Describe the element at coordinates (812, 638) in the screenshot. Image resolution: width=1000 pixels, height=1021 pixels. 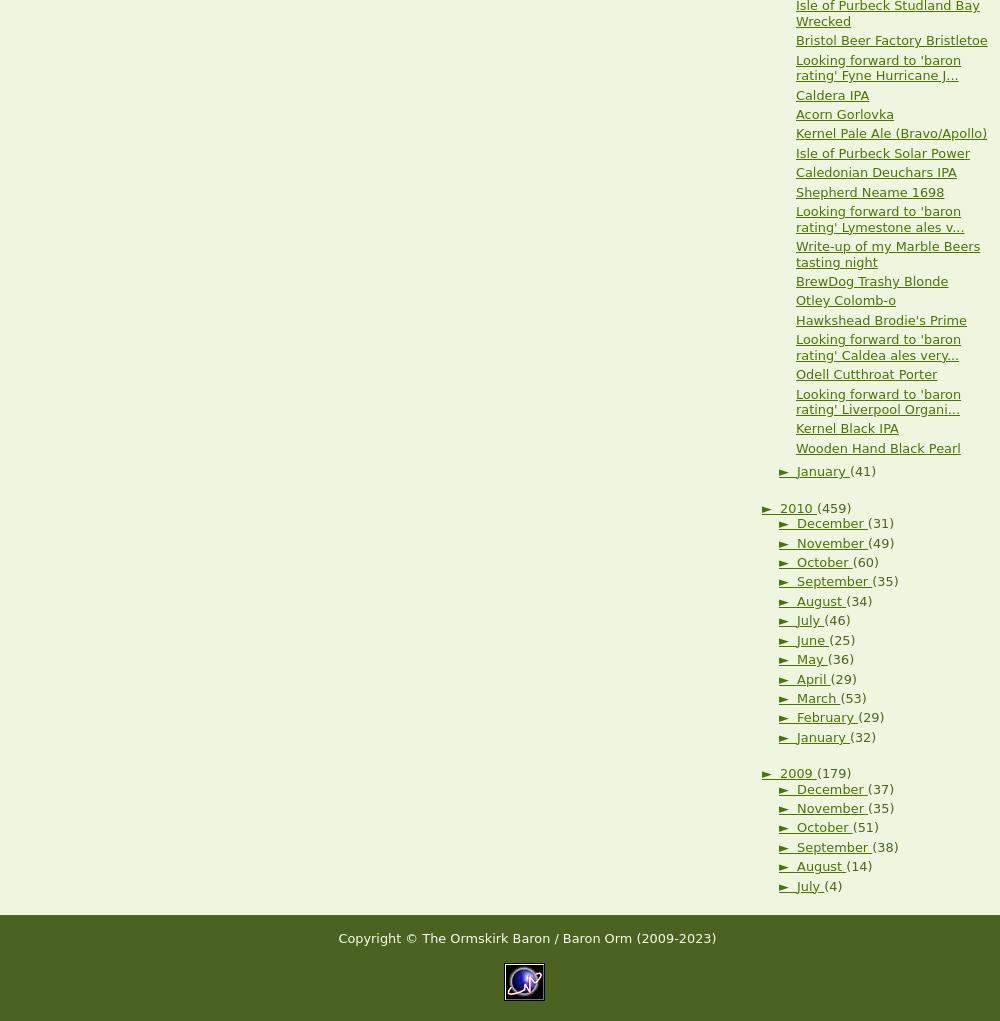
I see `'June'` at that location.